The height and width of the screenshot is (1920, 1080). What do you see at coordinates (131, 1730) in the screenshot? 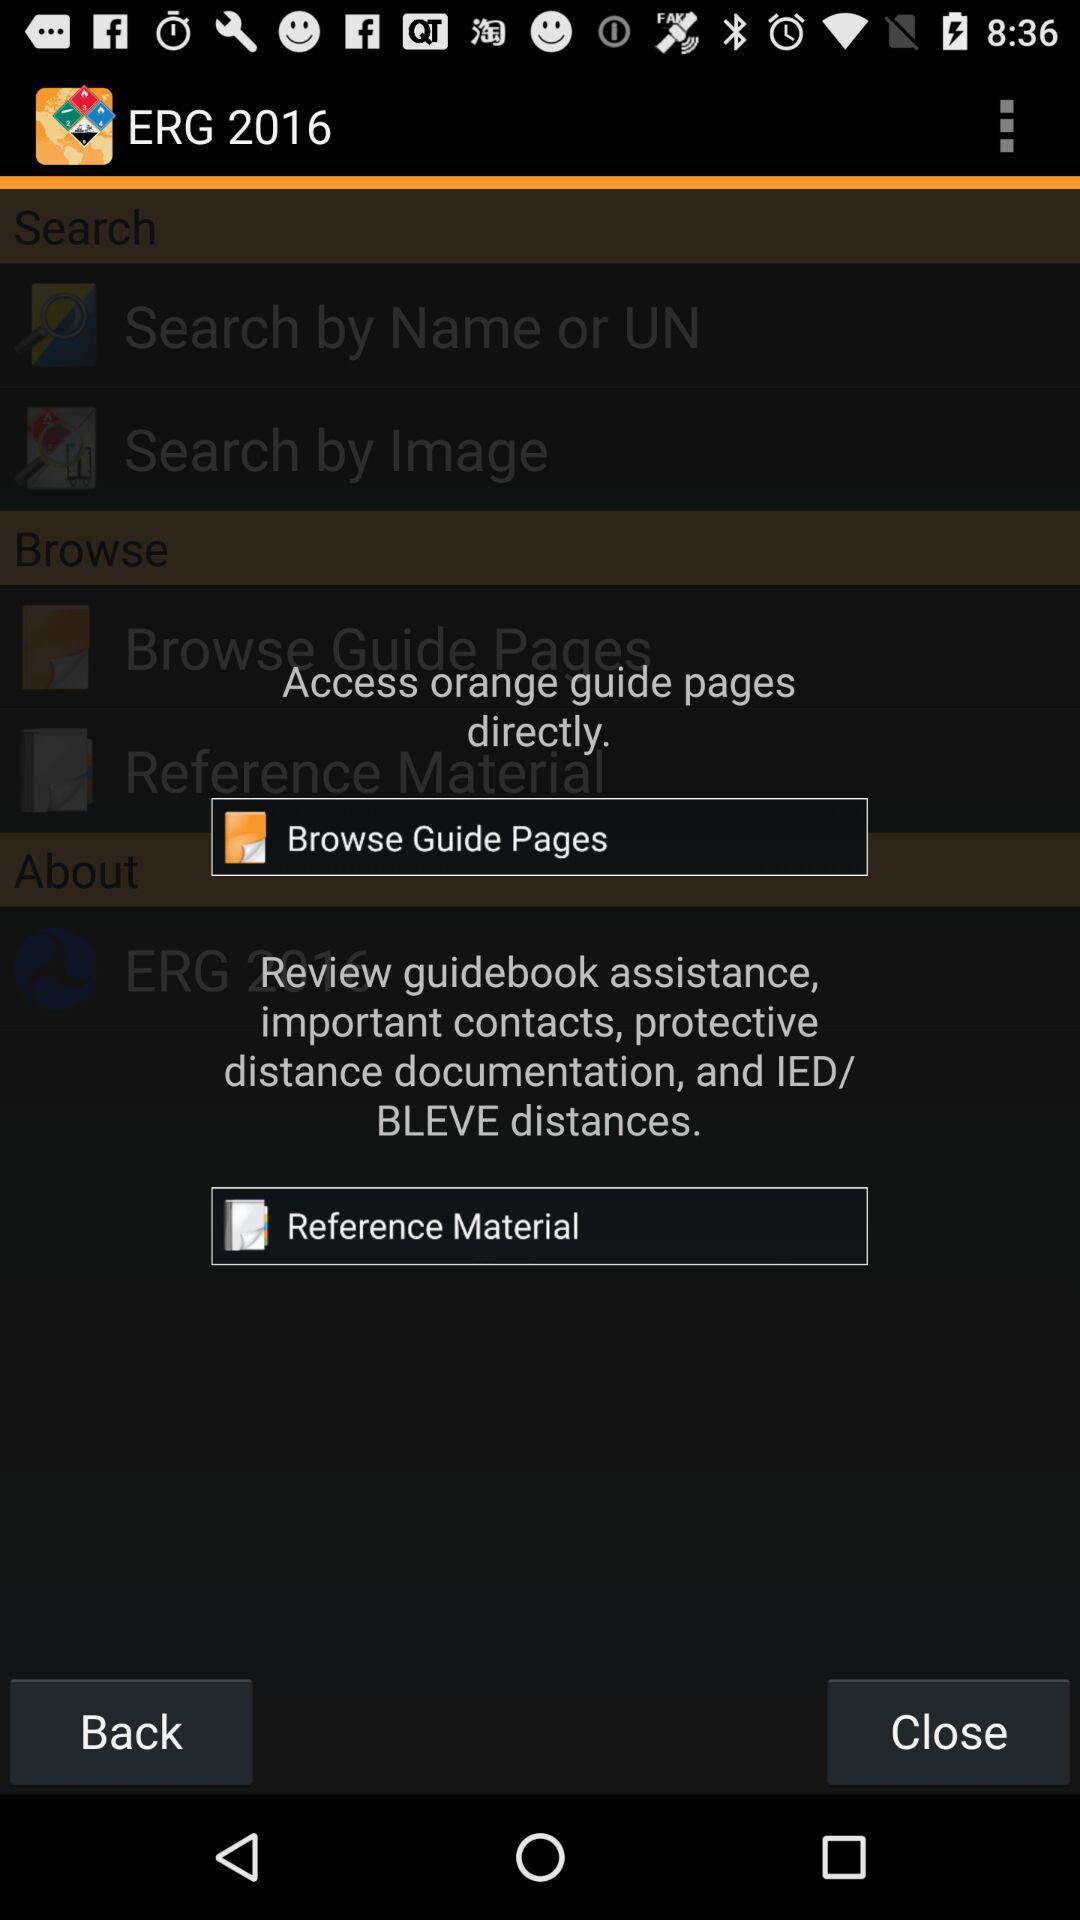
I see `the icon to the left of close button` at bounding box center [131, 1730].